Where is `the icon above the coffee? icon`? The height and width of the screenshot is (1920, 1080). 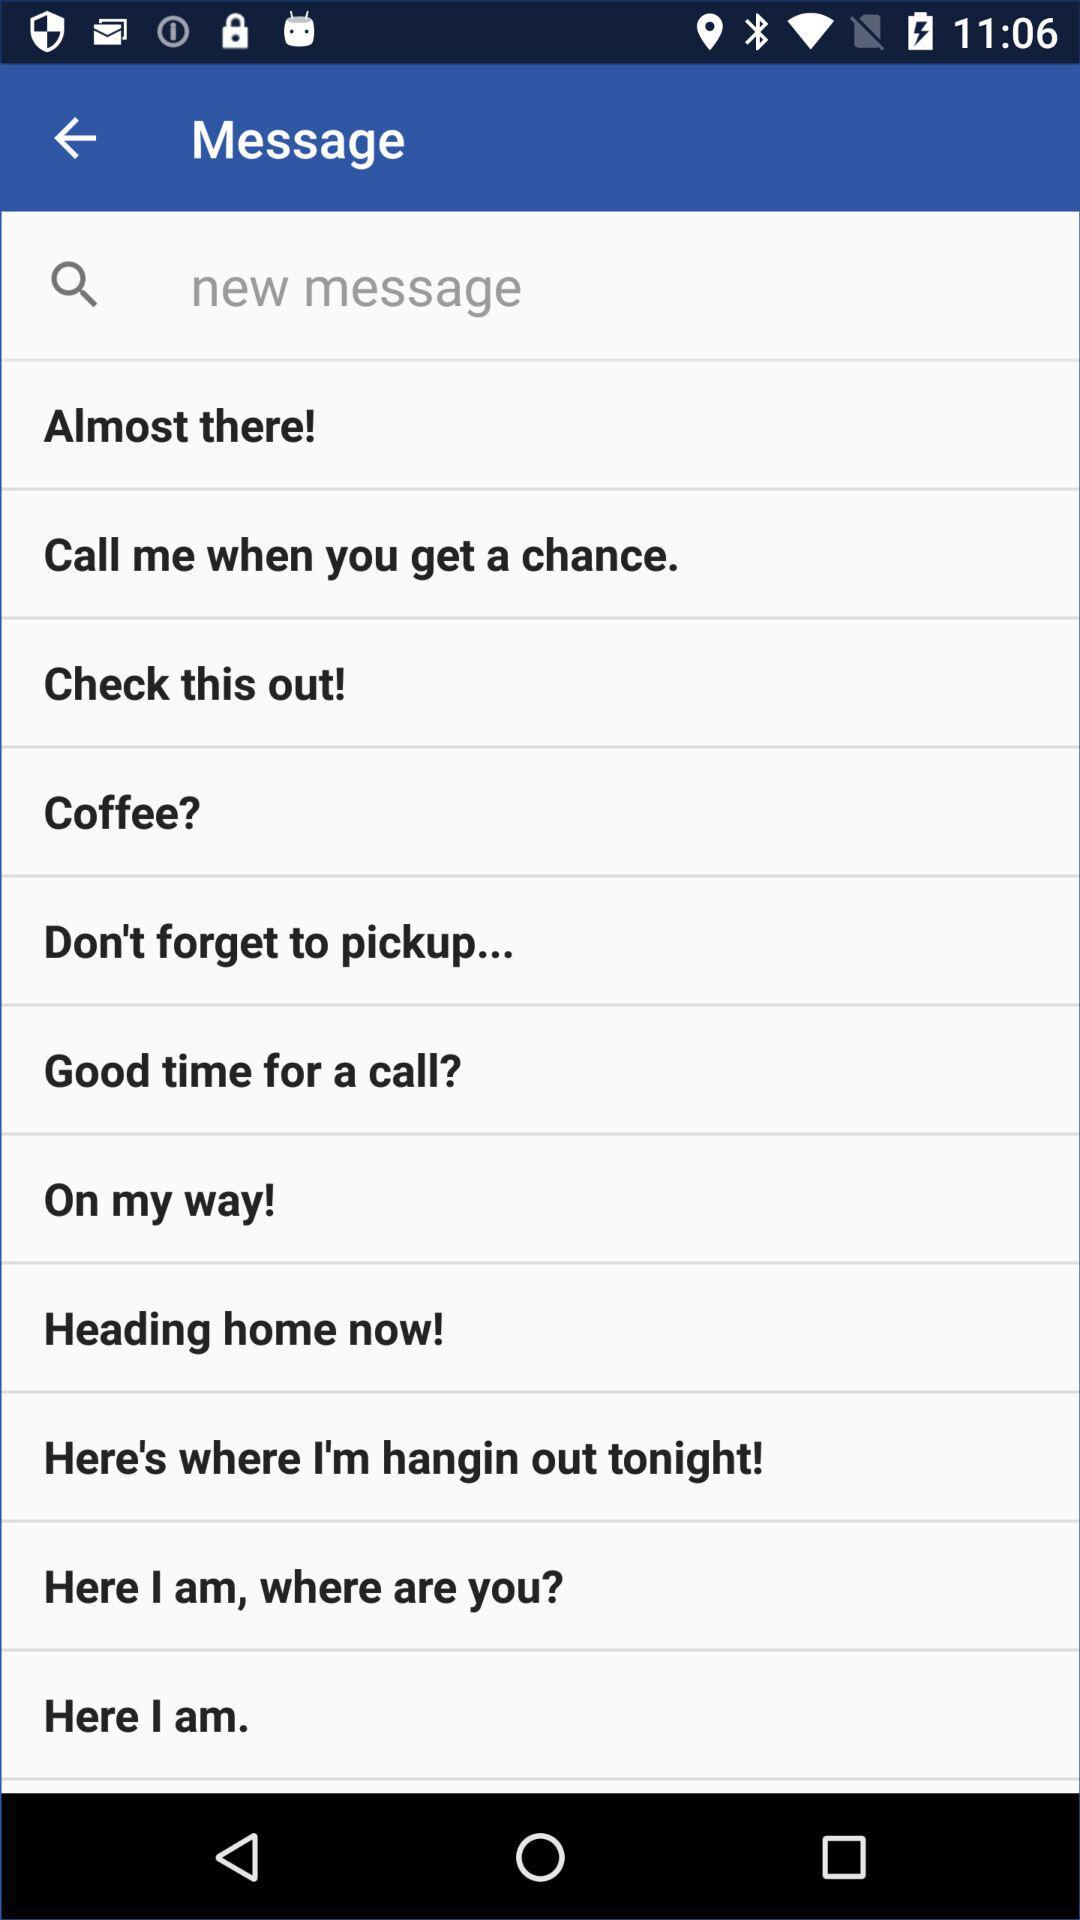
the icon above the coffee? icon is located at coordinates (540, 682).